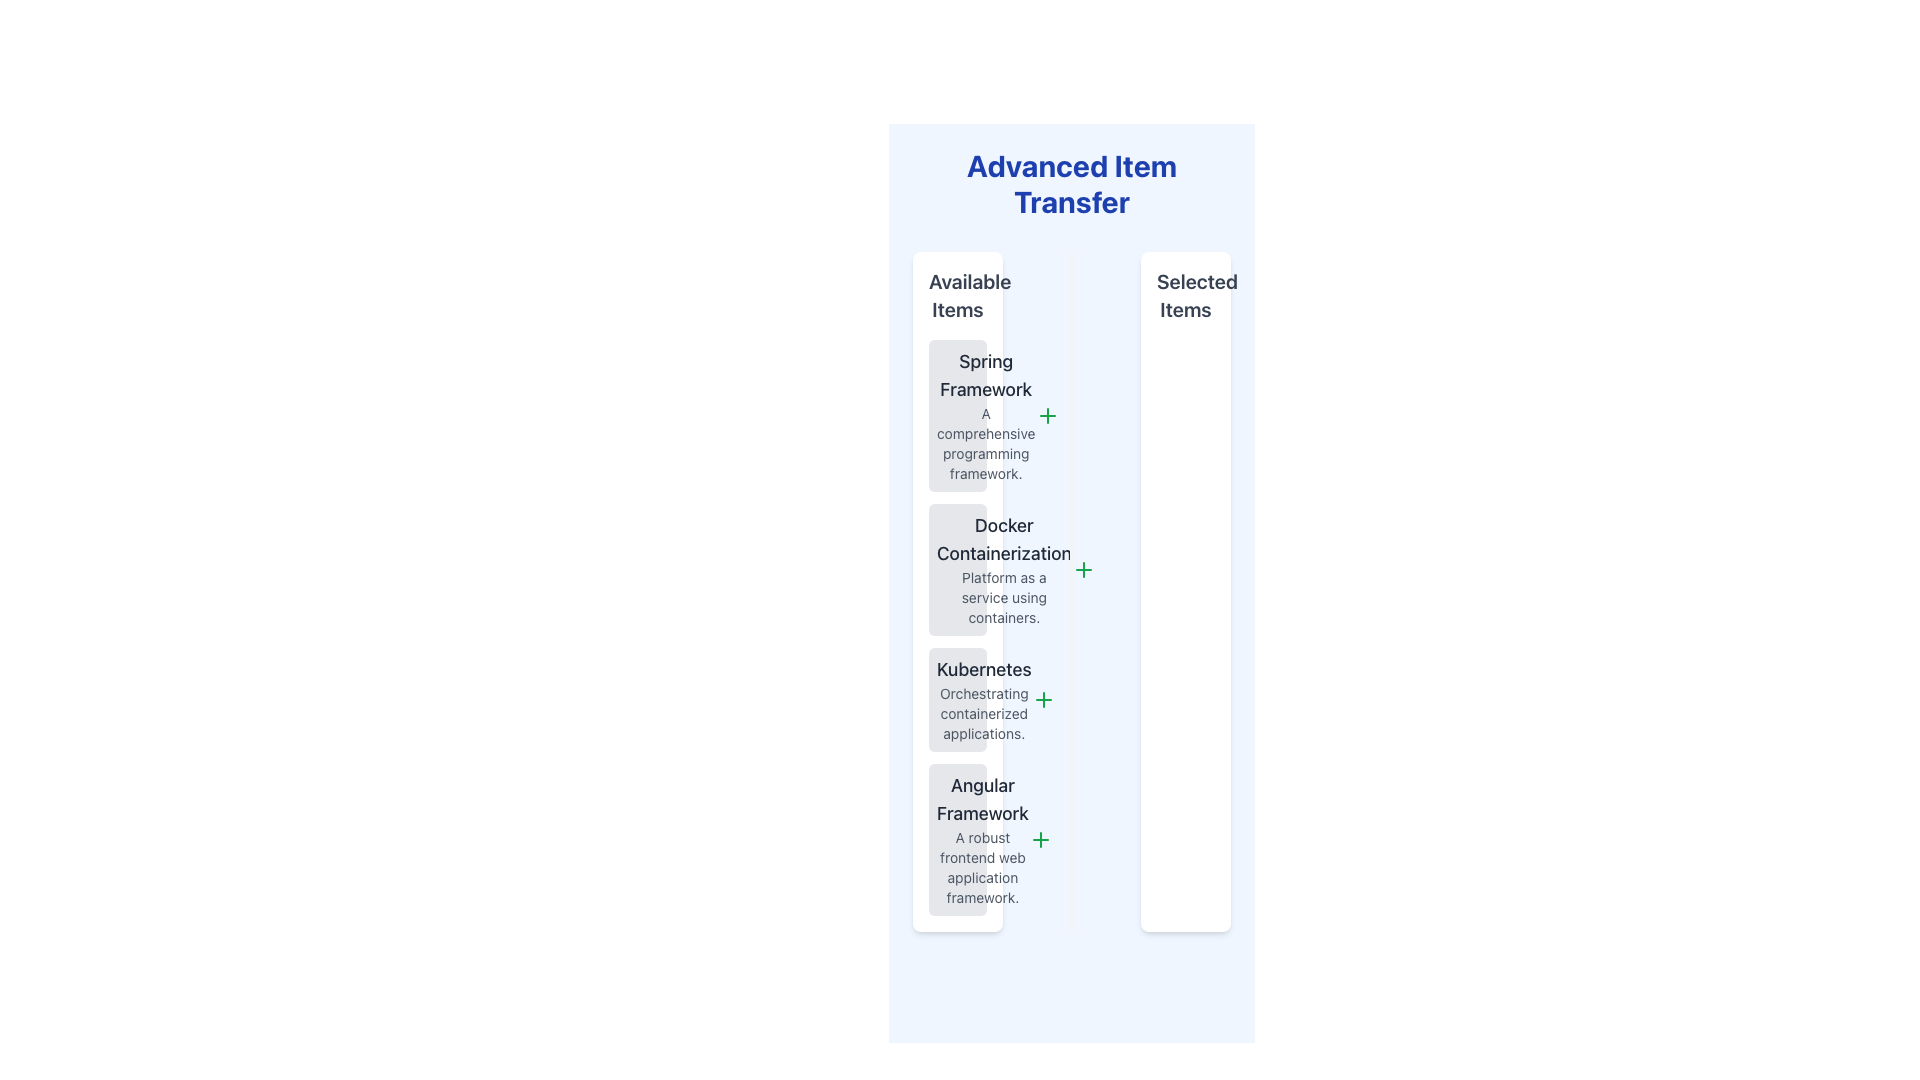 Image resolution: width=1920 pixels, height=1080 pixels. What do you see at coordinates (957, 840) in the screenshot?
I see `the last list item element in the 'Available Items' section, which includes a '+' icon for adding a framework to the selection list` at bounding box center [957, 840].